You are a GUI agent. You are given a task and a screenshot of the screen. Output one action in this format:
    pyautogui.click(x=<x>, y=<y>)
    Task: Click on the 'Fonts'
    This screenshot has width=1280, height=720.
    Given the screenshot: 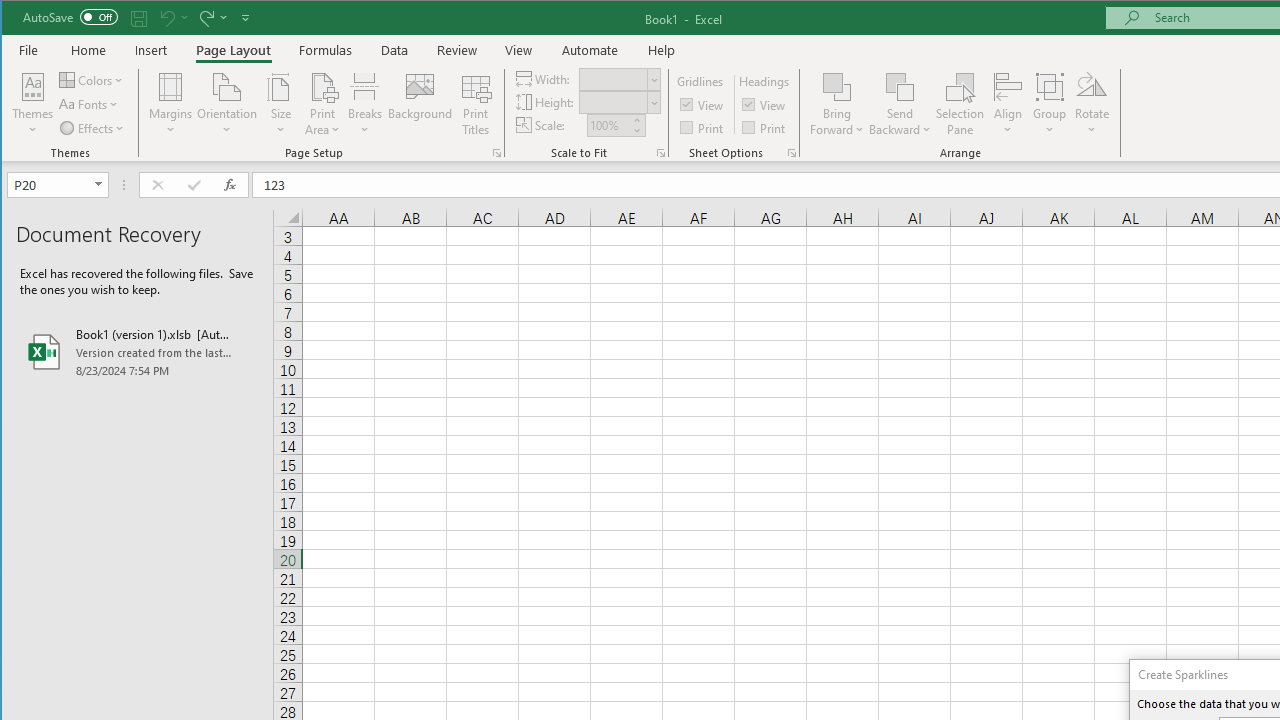 What is the action you would take?
    pyautogui.click(x=89, y=104)
    